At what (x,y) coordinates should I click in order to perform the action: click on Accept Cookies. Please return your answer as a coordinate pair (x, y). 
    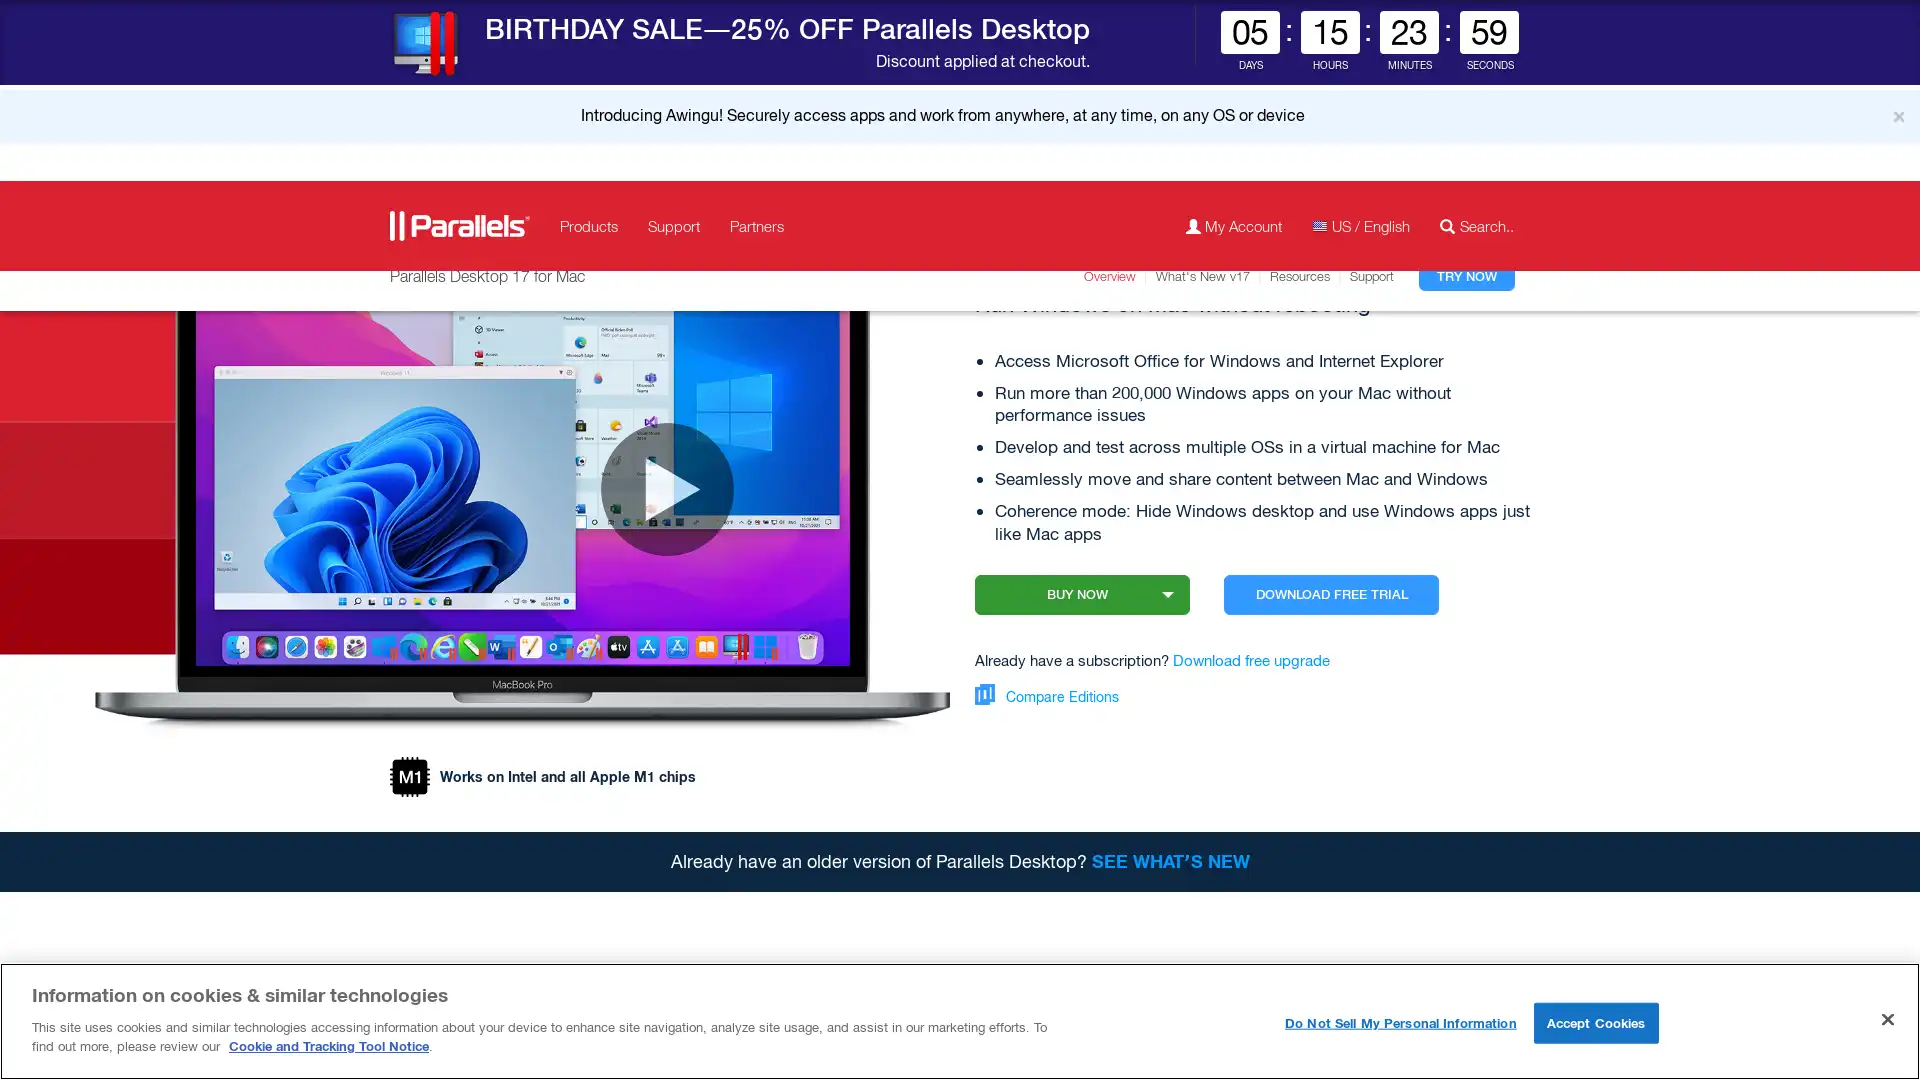
    Looking at the image, I should click on (1594, 1022).